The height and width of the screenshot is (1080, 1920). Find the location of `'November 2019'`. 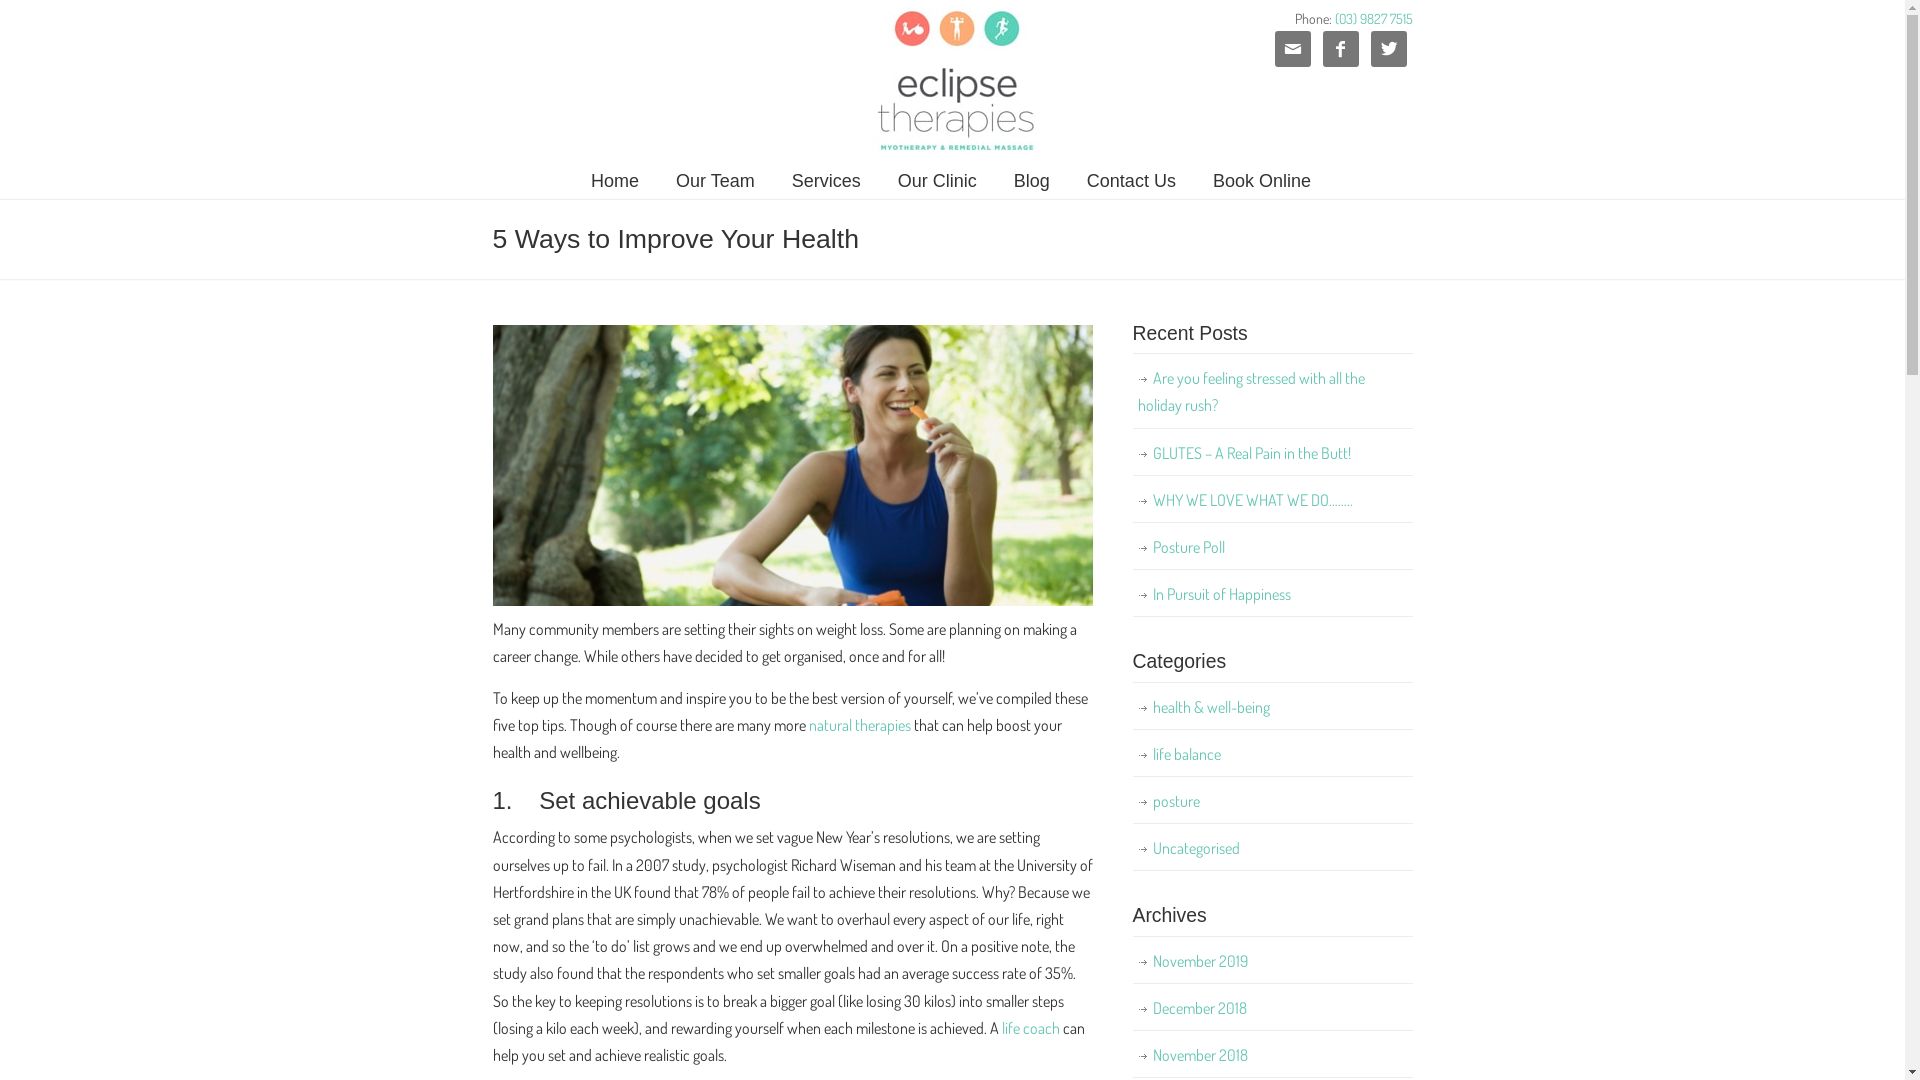

'November 2019' is located at coordinates (1271, 960).